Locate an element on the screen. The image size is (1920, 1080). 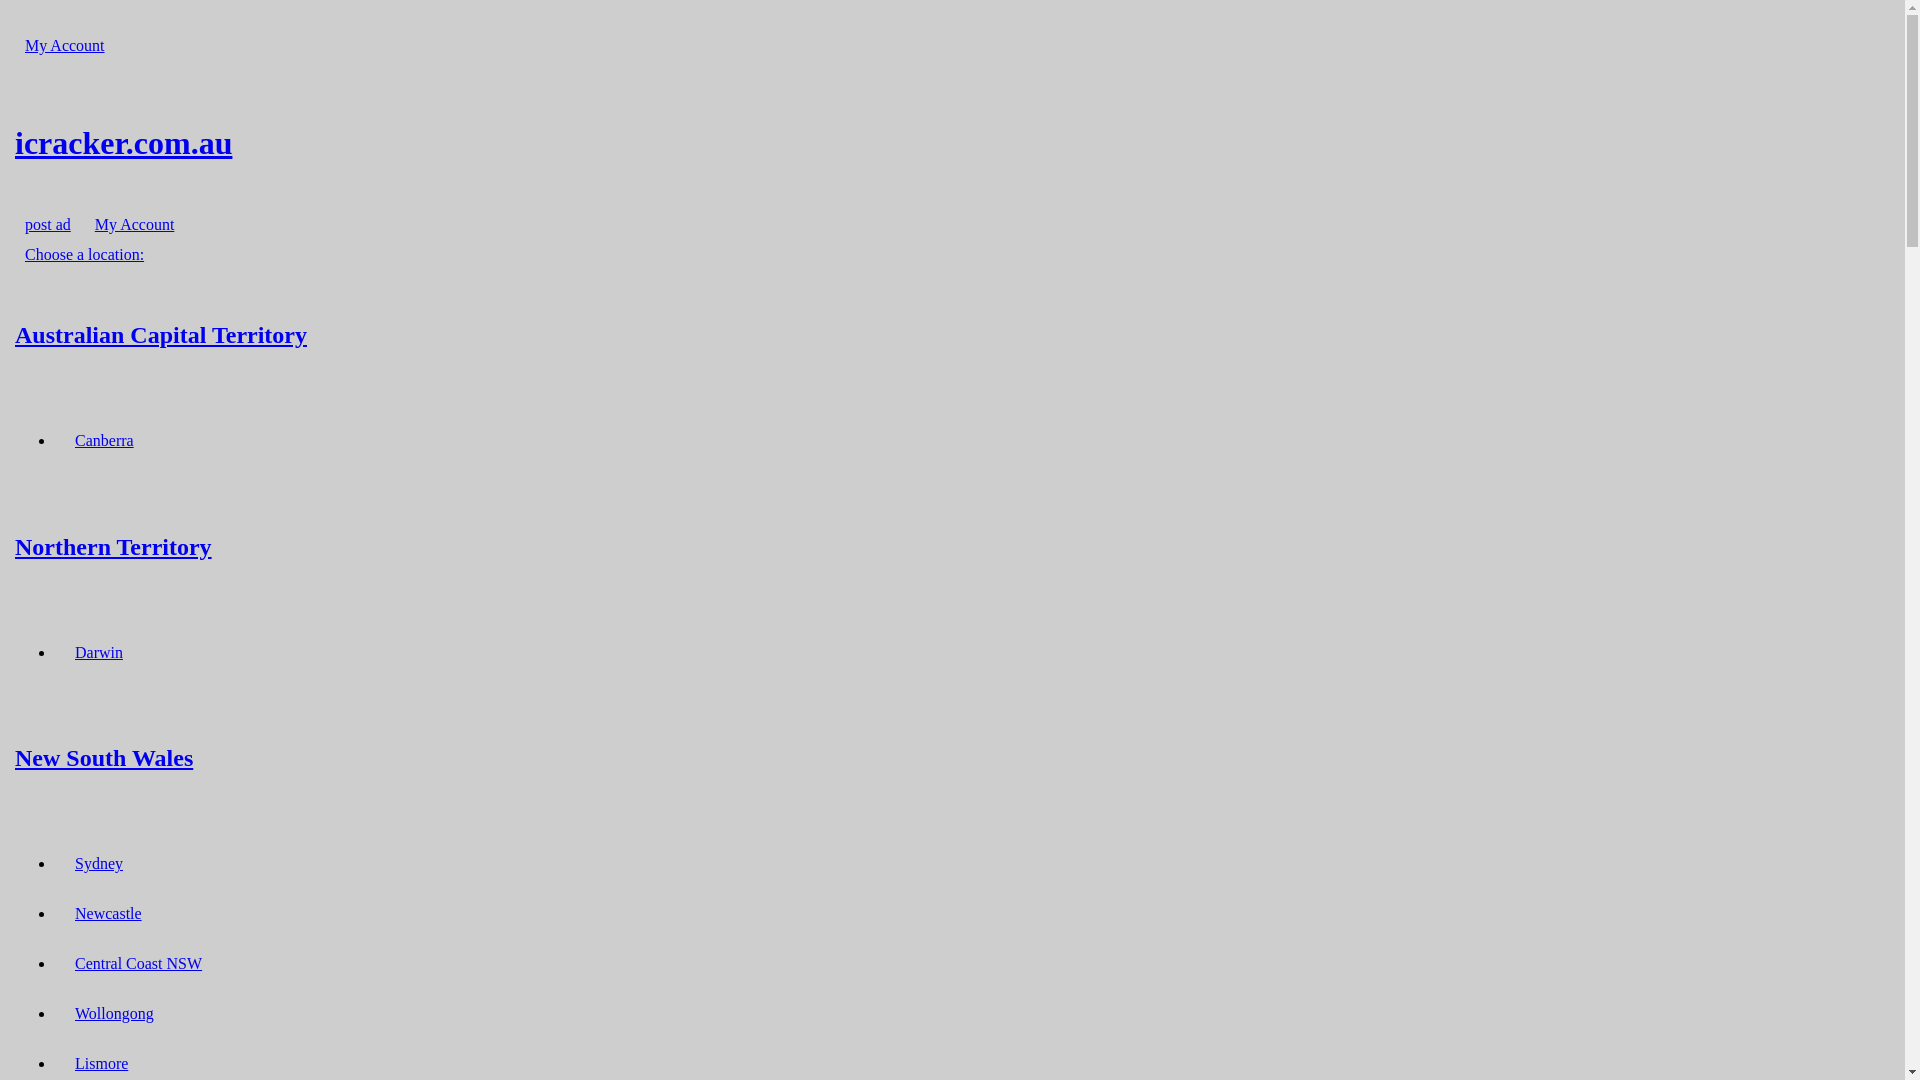
'My Account' is located at coordinates (65, 45).